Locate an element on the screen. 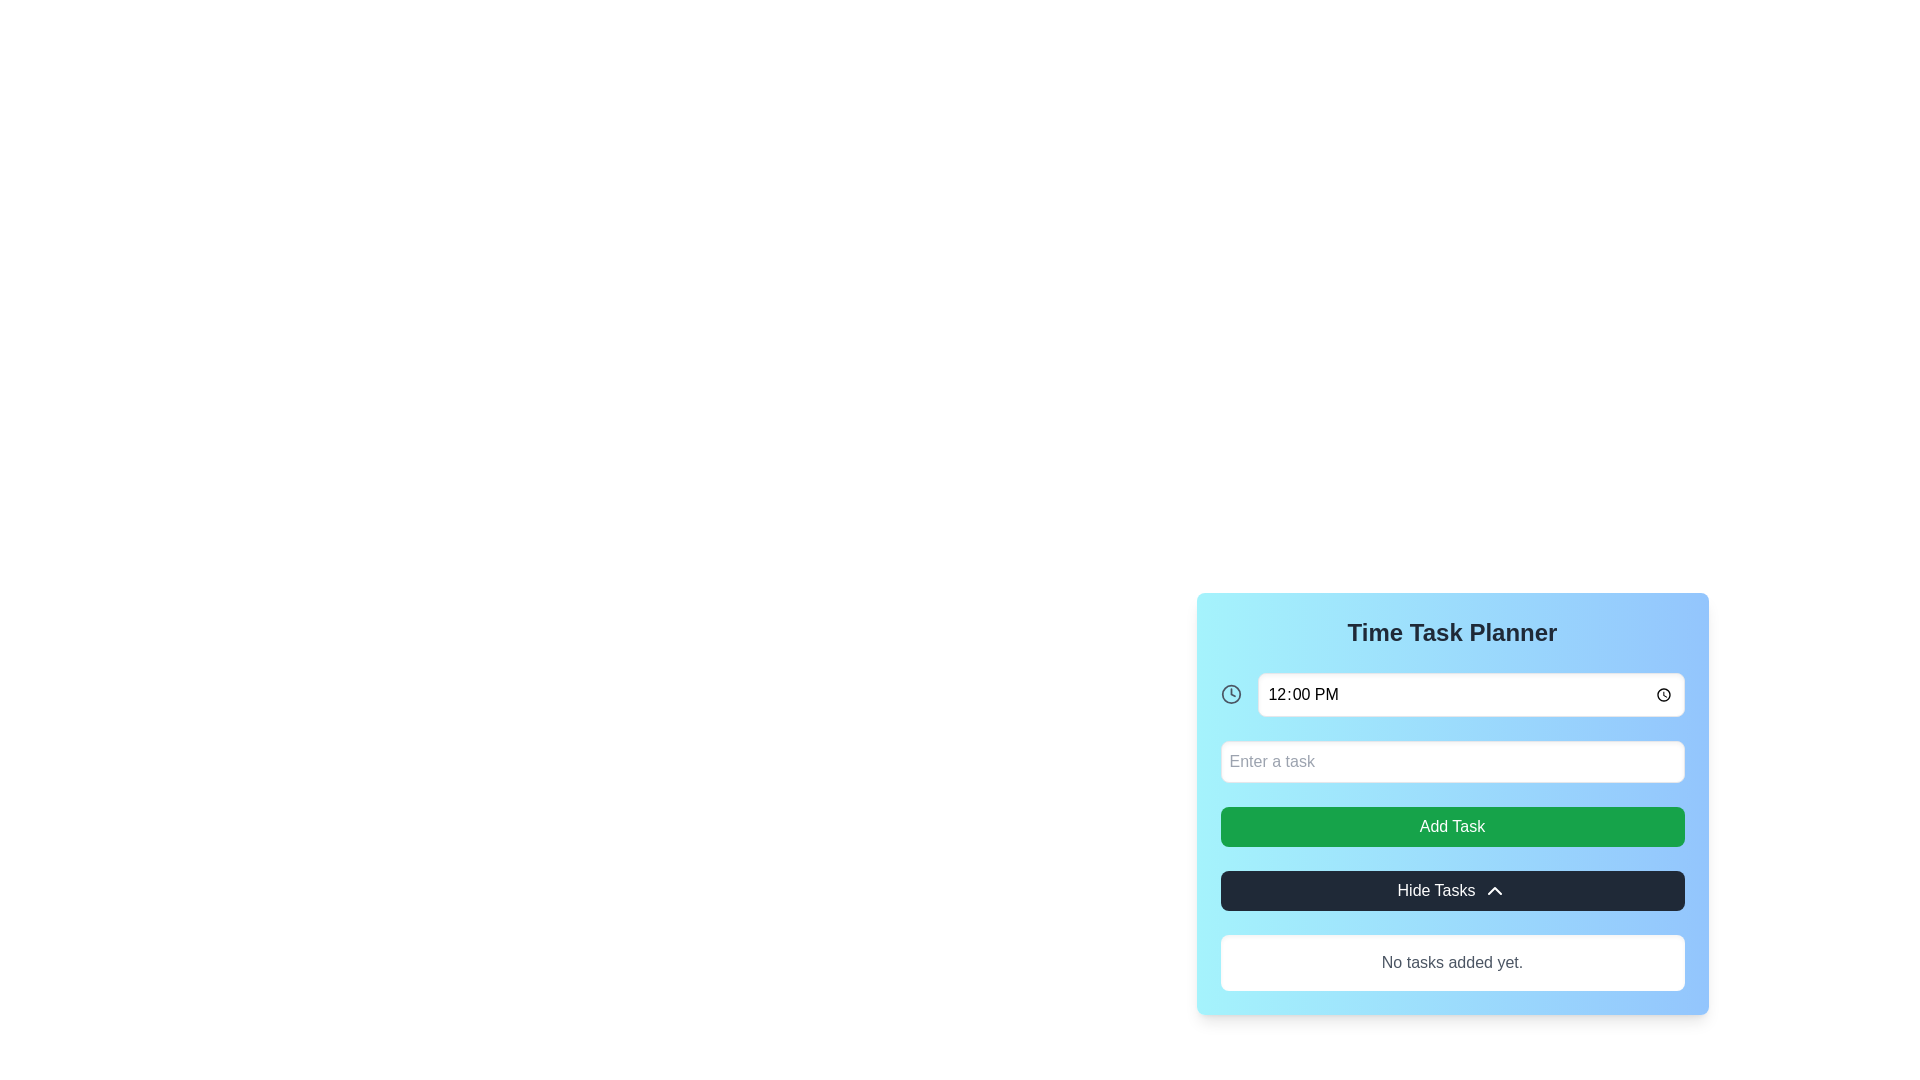 The image size is (1920, 1080). the circular outline of the SVG clock icon located on the left side of the Time Task Planner interface is located at coordinates (1230, 693).